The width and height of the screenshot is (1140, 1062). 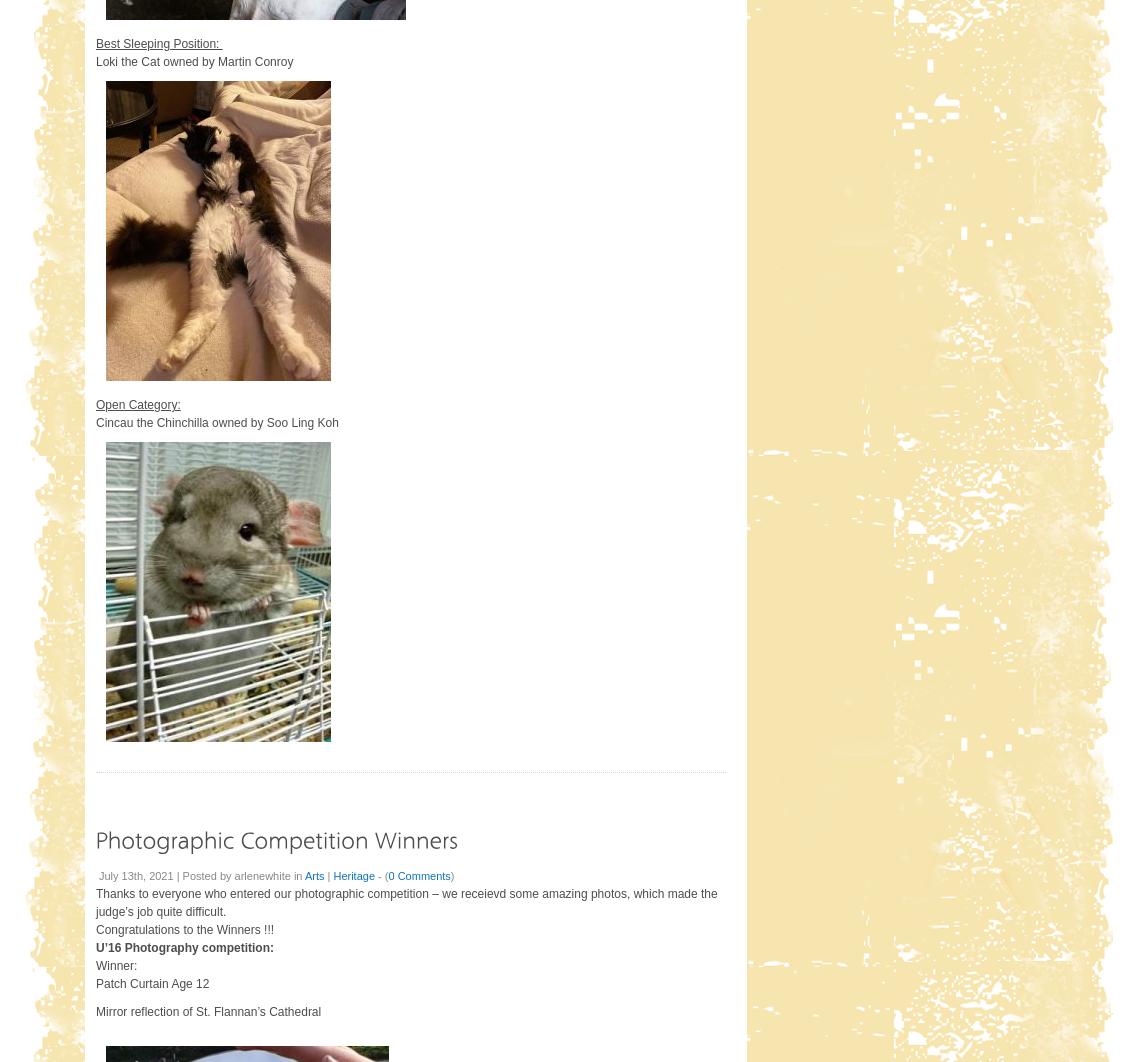 What do you see at coordinates (373, 873) in the screenshot?
I see `'- ('` at bounding box center [373, 873].